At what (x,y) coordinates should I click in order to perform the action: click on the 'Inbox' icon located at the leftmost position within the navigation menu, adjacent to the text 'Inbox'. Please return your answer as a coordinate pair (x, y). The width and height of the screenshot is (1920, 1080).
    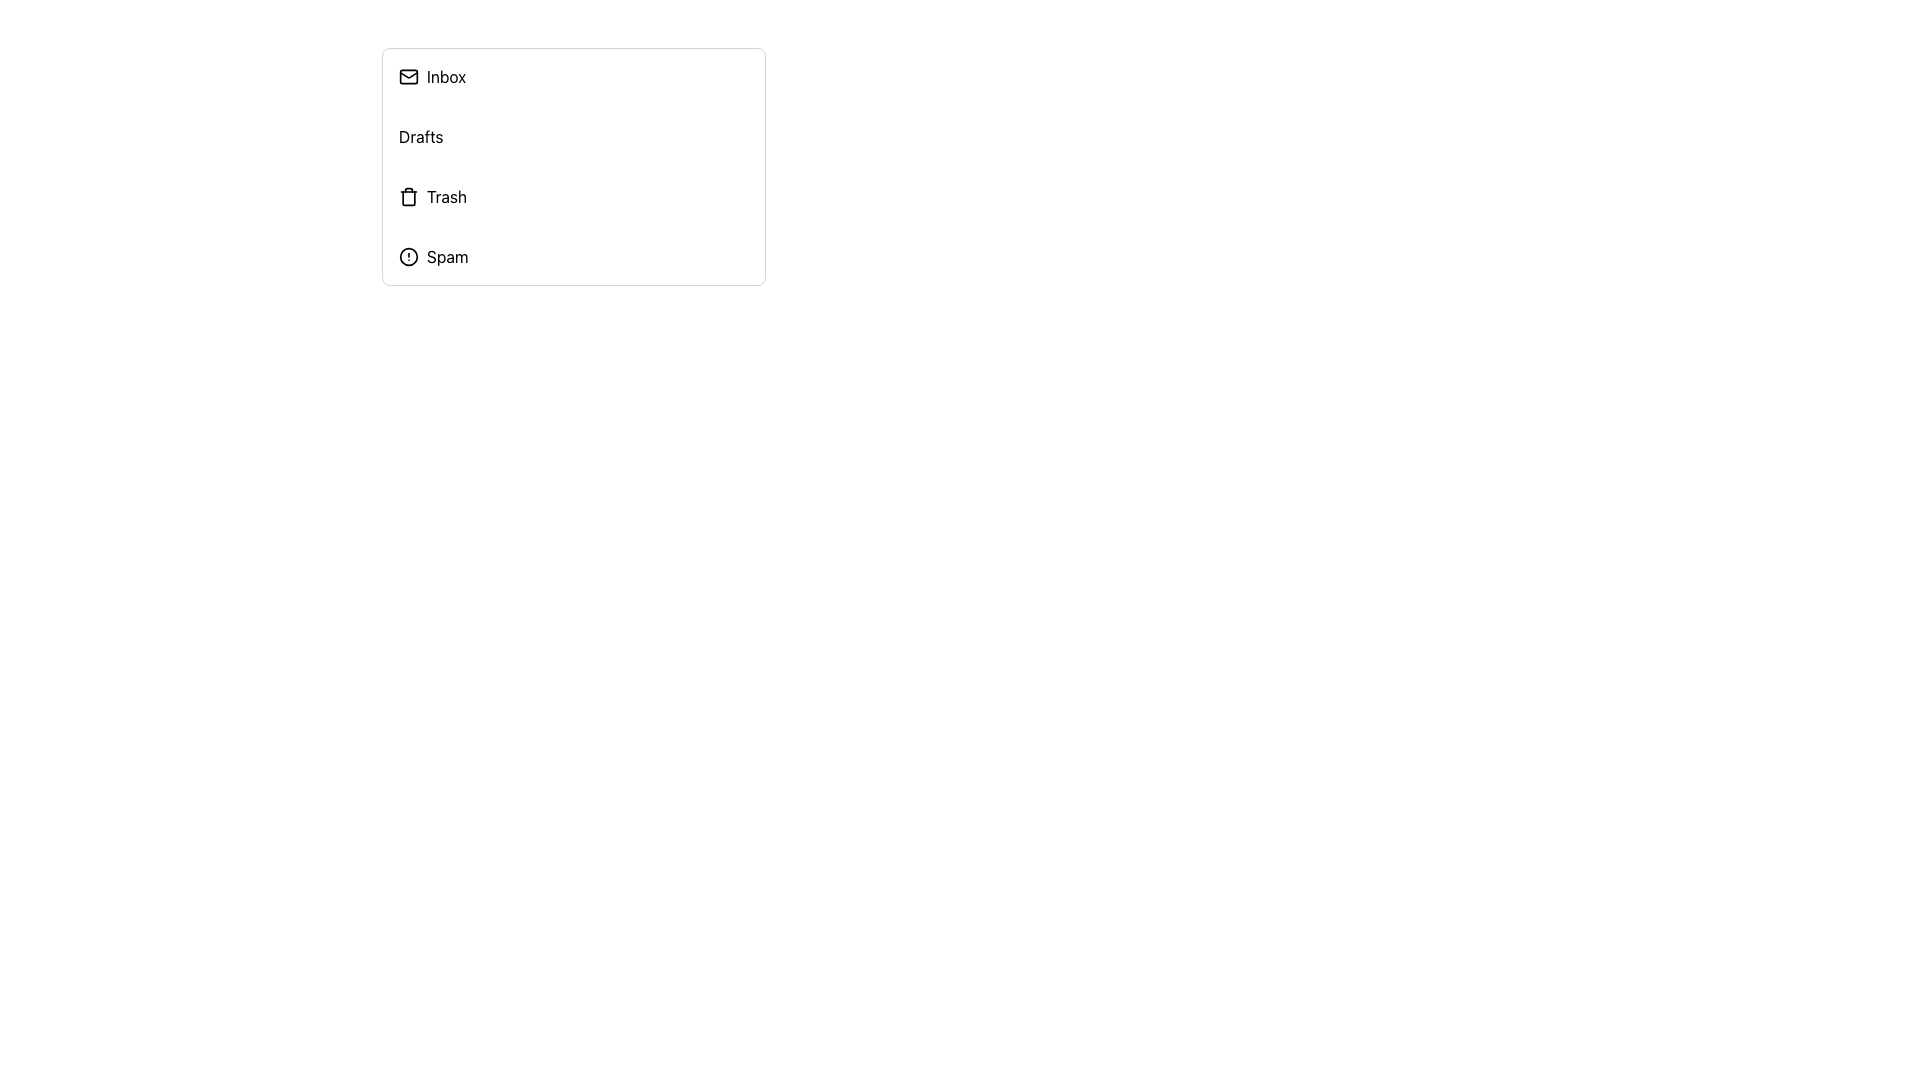
    Looking at the image, I should click on (407, 76).